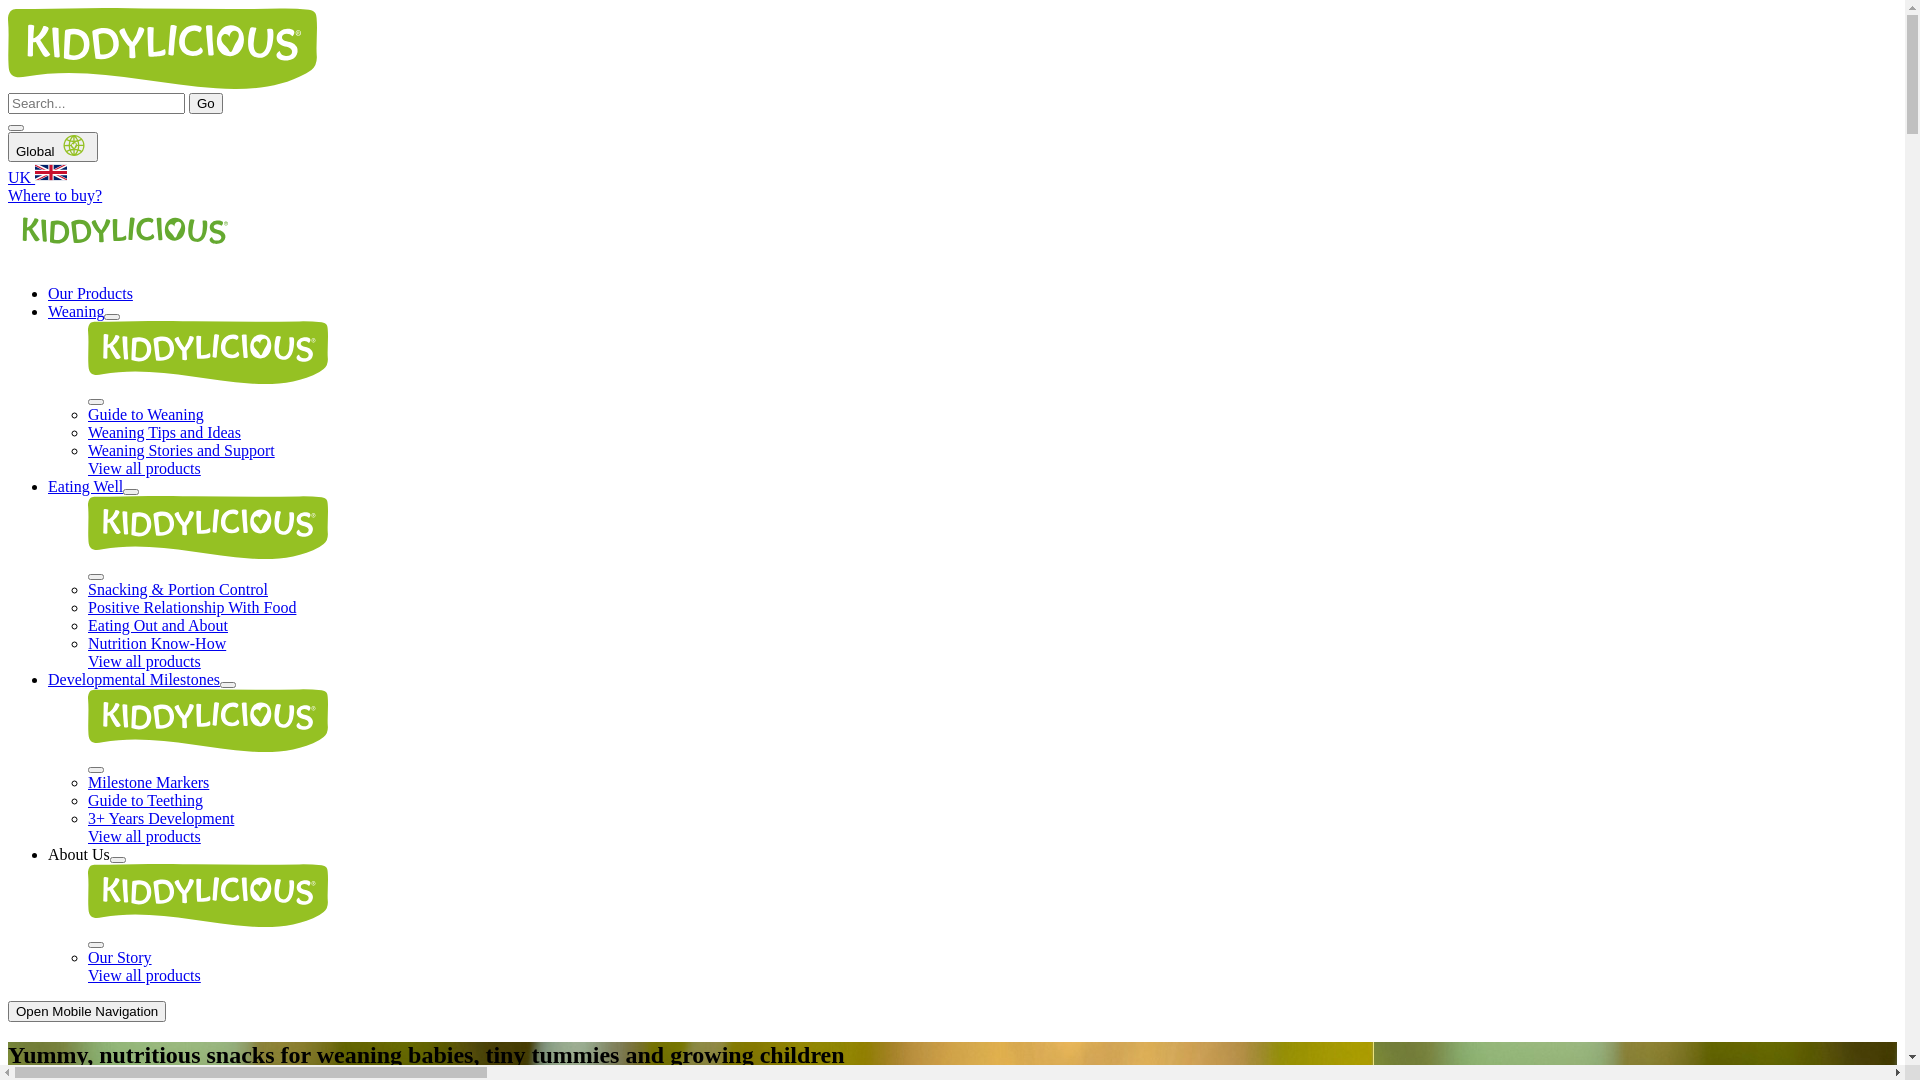 This screenshot has height=1080, width=1920. Describe the element at coordinates (181, 450) in the screenshot. I see `'Weaning Stories and Support'` at that location.